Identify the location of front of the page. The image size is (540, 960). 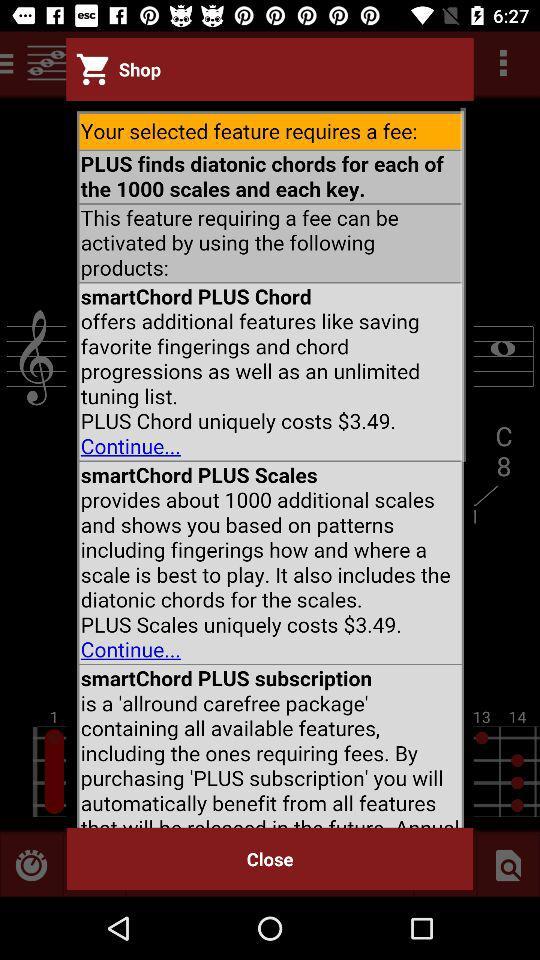
(270, 464).